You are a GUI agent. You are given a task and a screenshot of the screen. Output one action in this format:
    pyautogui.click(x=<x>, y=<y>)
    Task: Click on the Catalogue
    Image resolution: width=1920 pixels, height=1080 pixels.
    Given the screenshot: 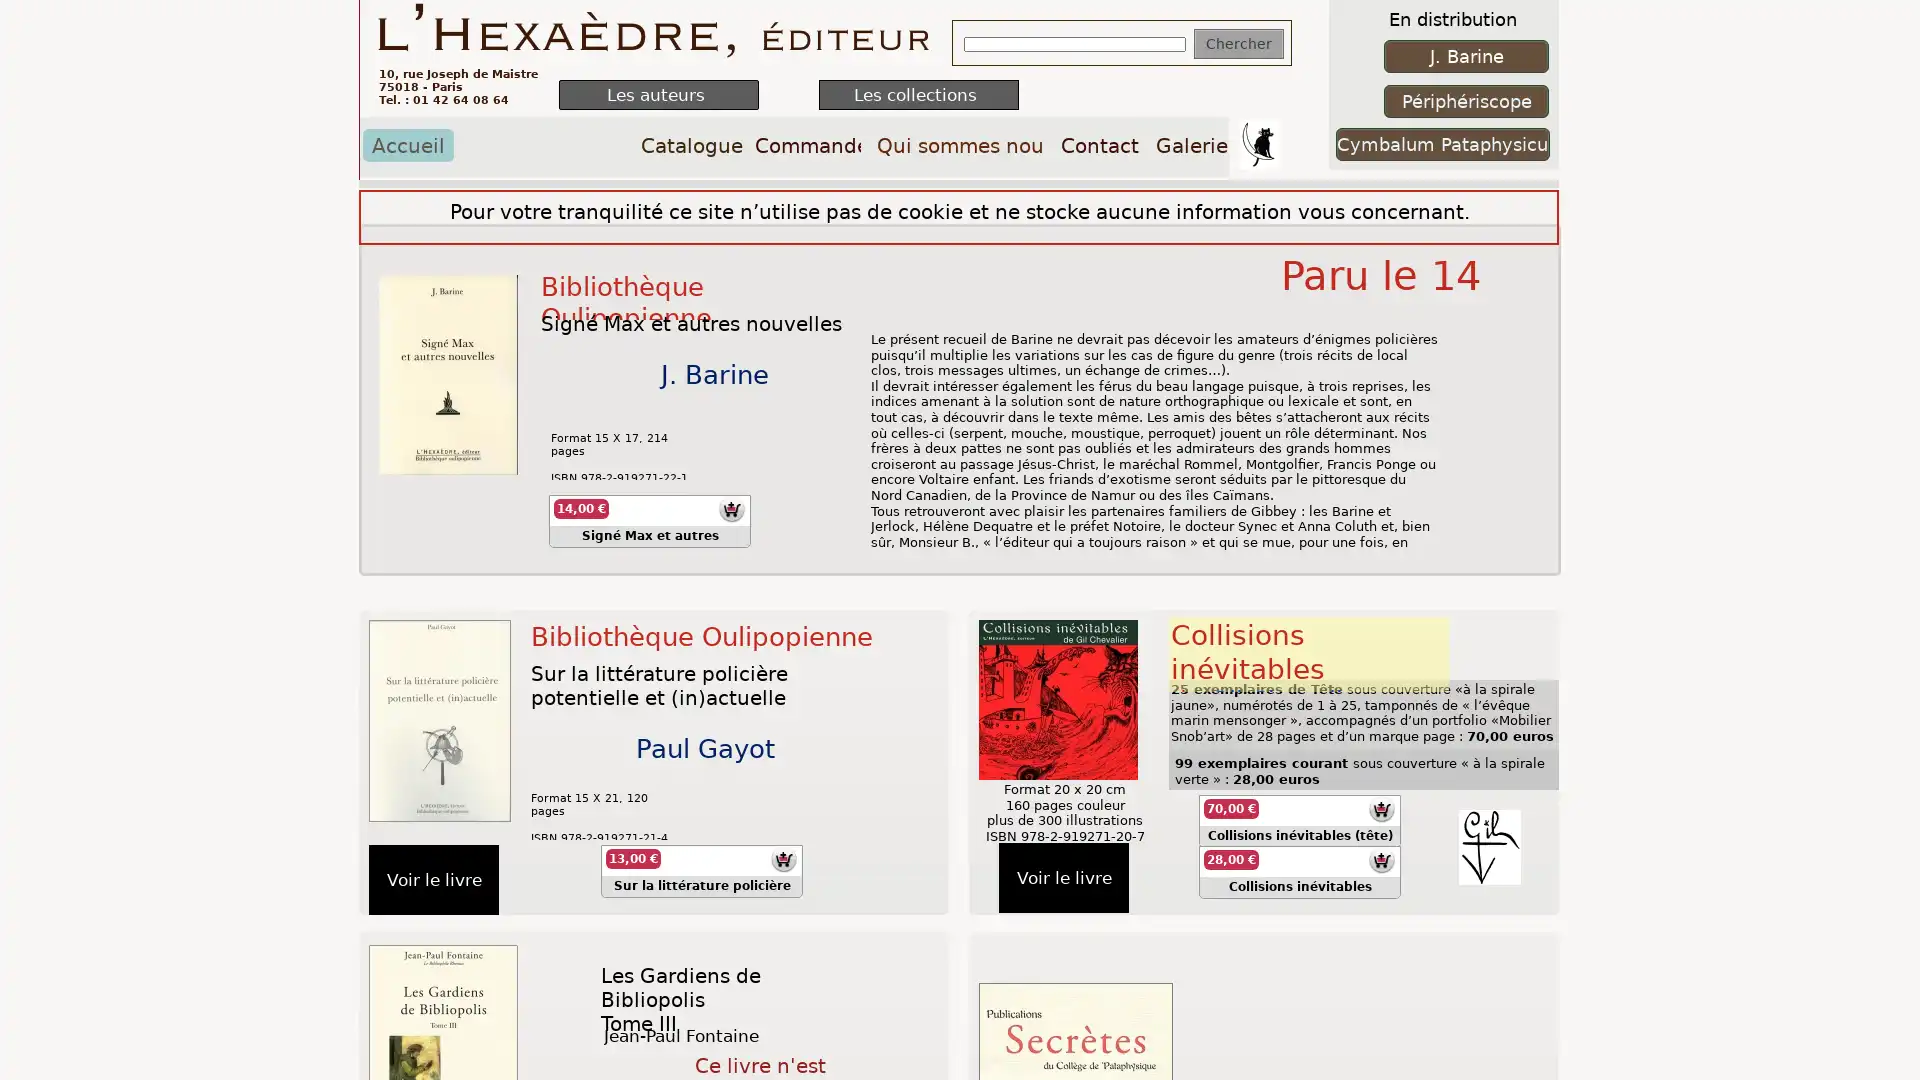 What is the action you would take?
    pyautogui.click(x=691, y=144)
    